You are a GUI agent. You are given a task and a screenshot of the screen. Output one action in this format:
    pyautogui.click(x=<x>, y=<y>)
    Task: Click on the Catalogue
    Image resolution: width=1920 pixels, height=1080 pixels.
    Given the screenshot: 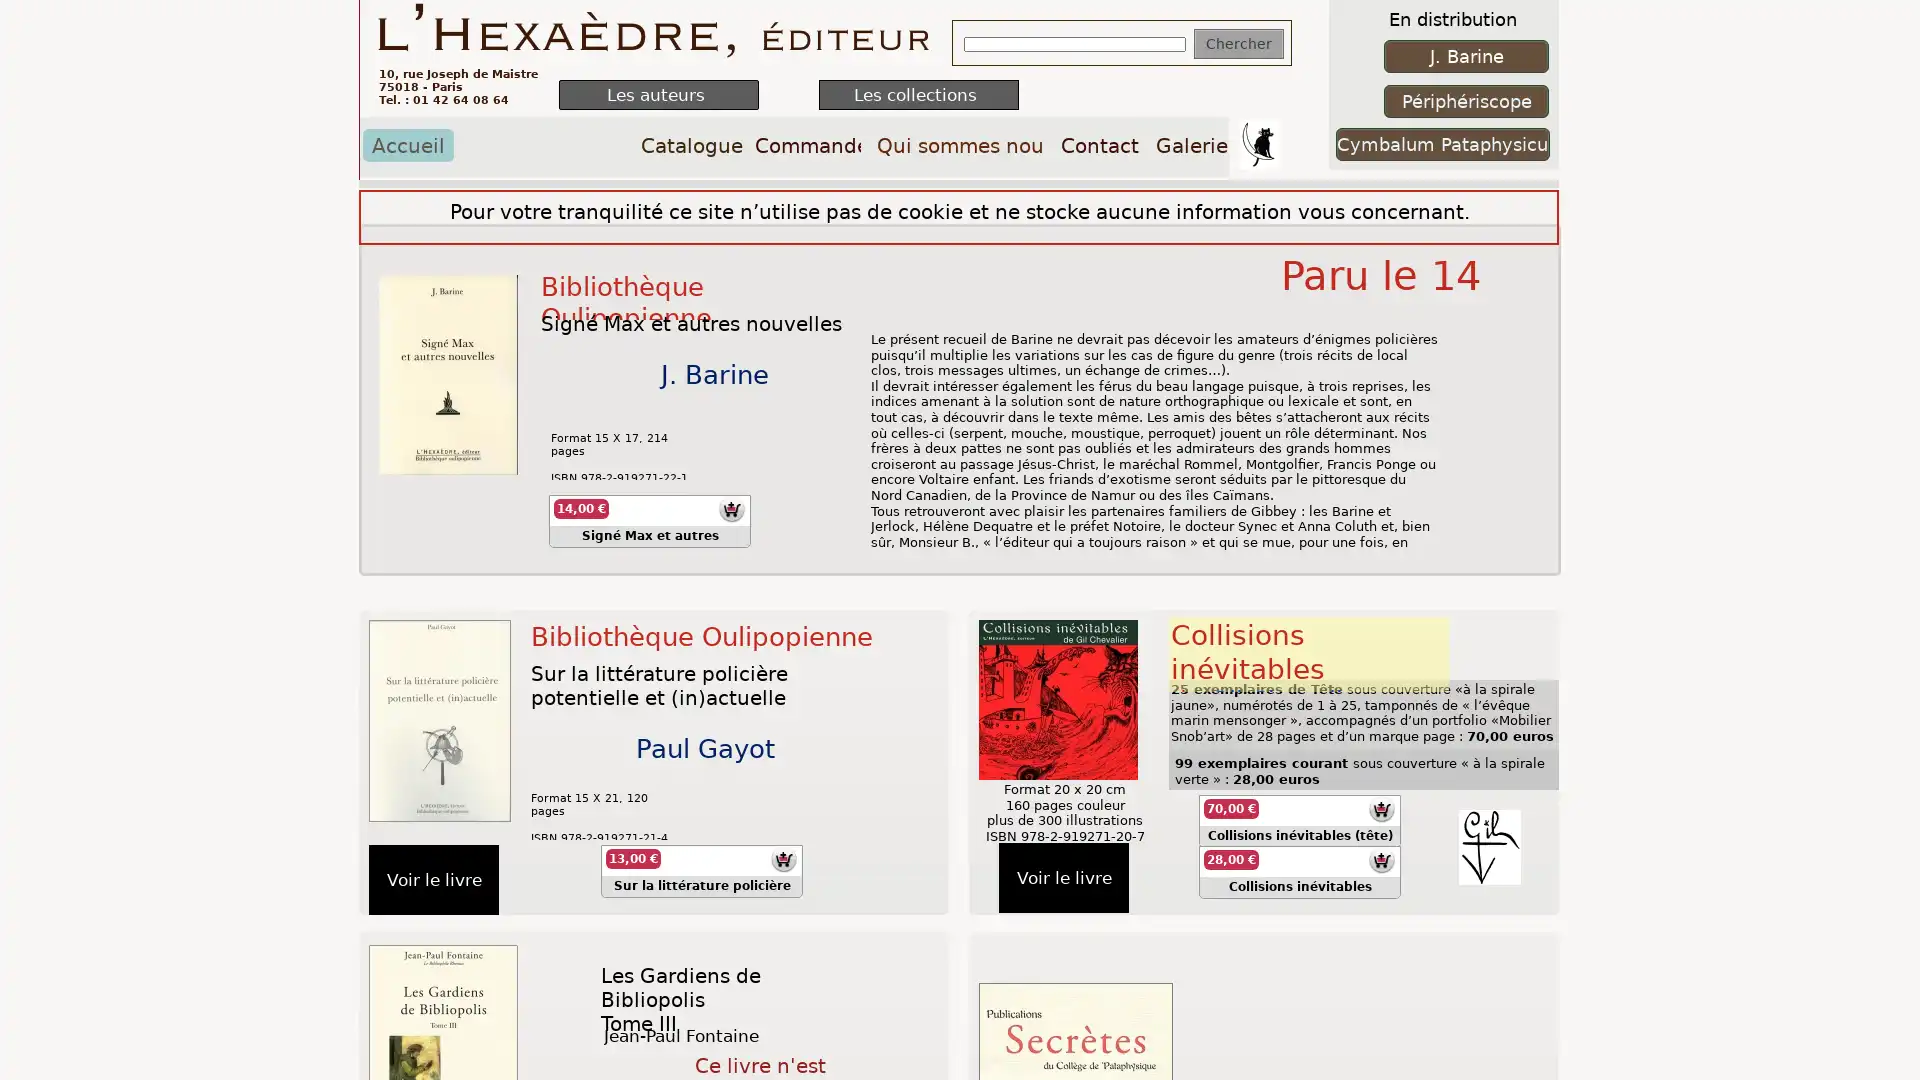 What is the action you would take?
    pyautogui.click(x=691, y=144)
    